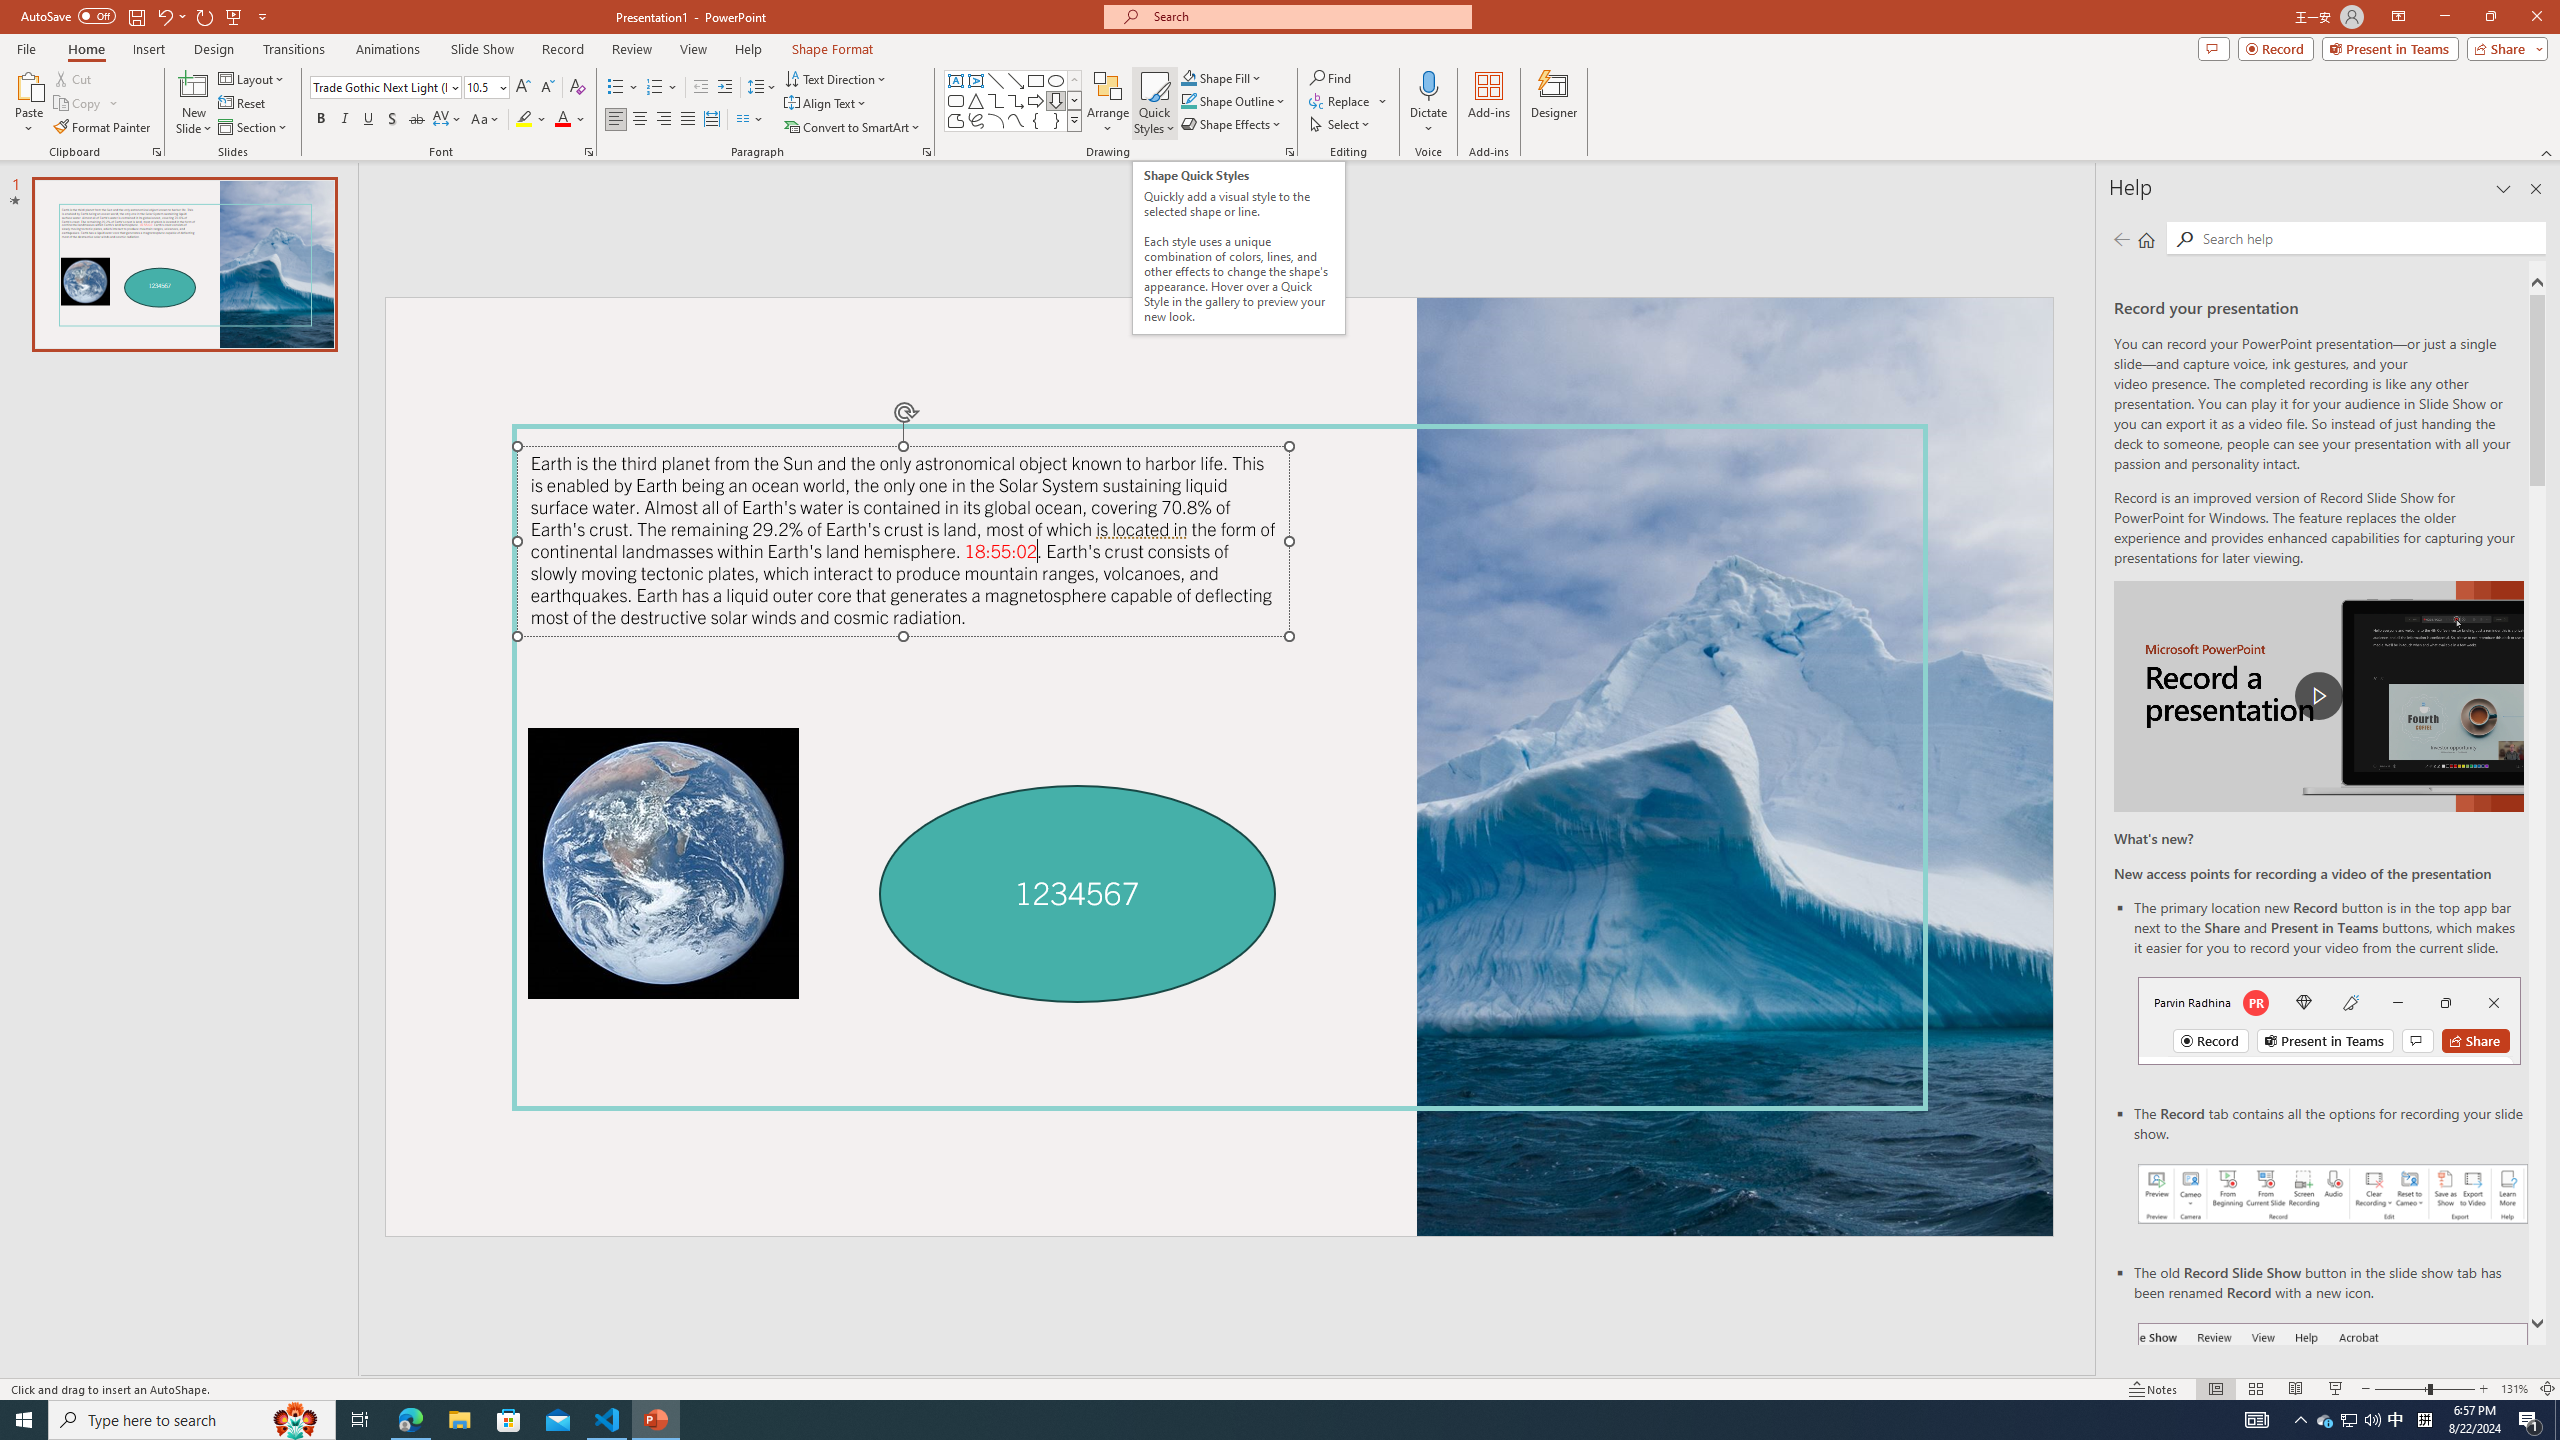  Describe the element at coordinates (701, 87) in the screenshot. I see `'Decrease Indent'` at that location.